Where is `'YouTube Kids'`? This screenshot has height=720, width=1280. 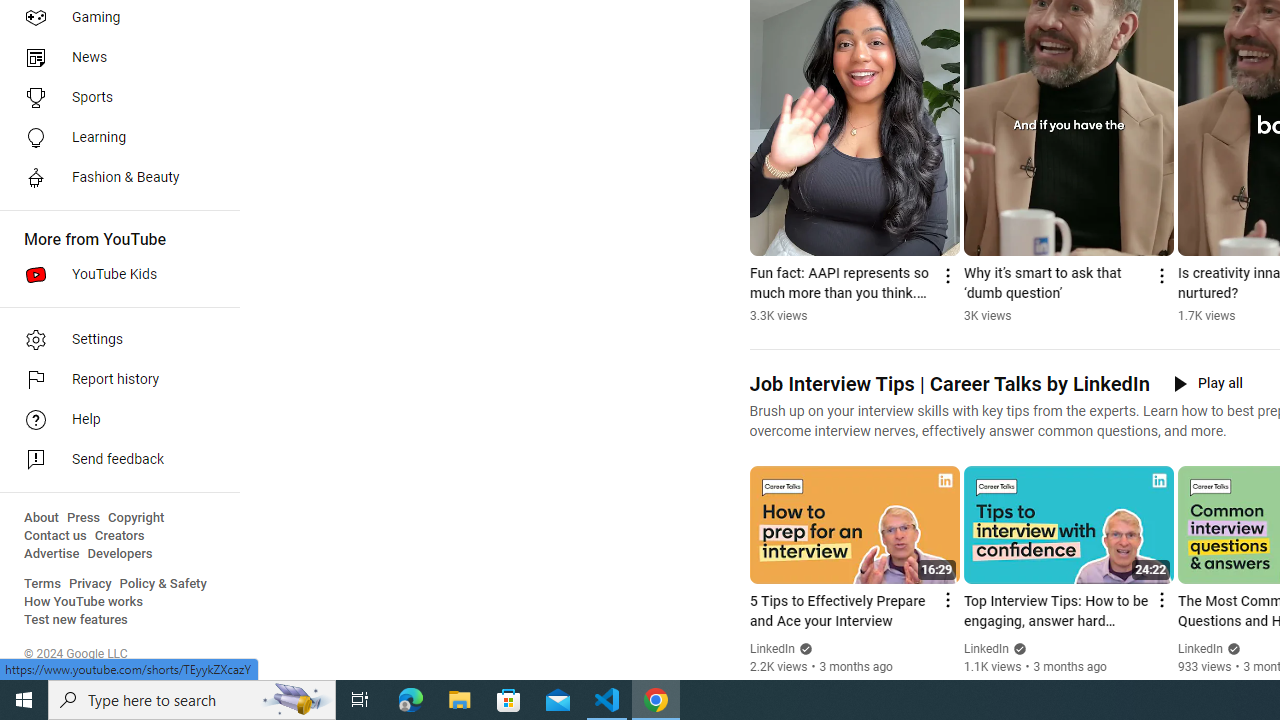 'YouTube Kids' is located at coordinates (112, 275).